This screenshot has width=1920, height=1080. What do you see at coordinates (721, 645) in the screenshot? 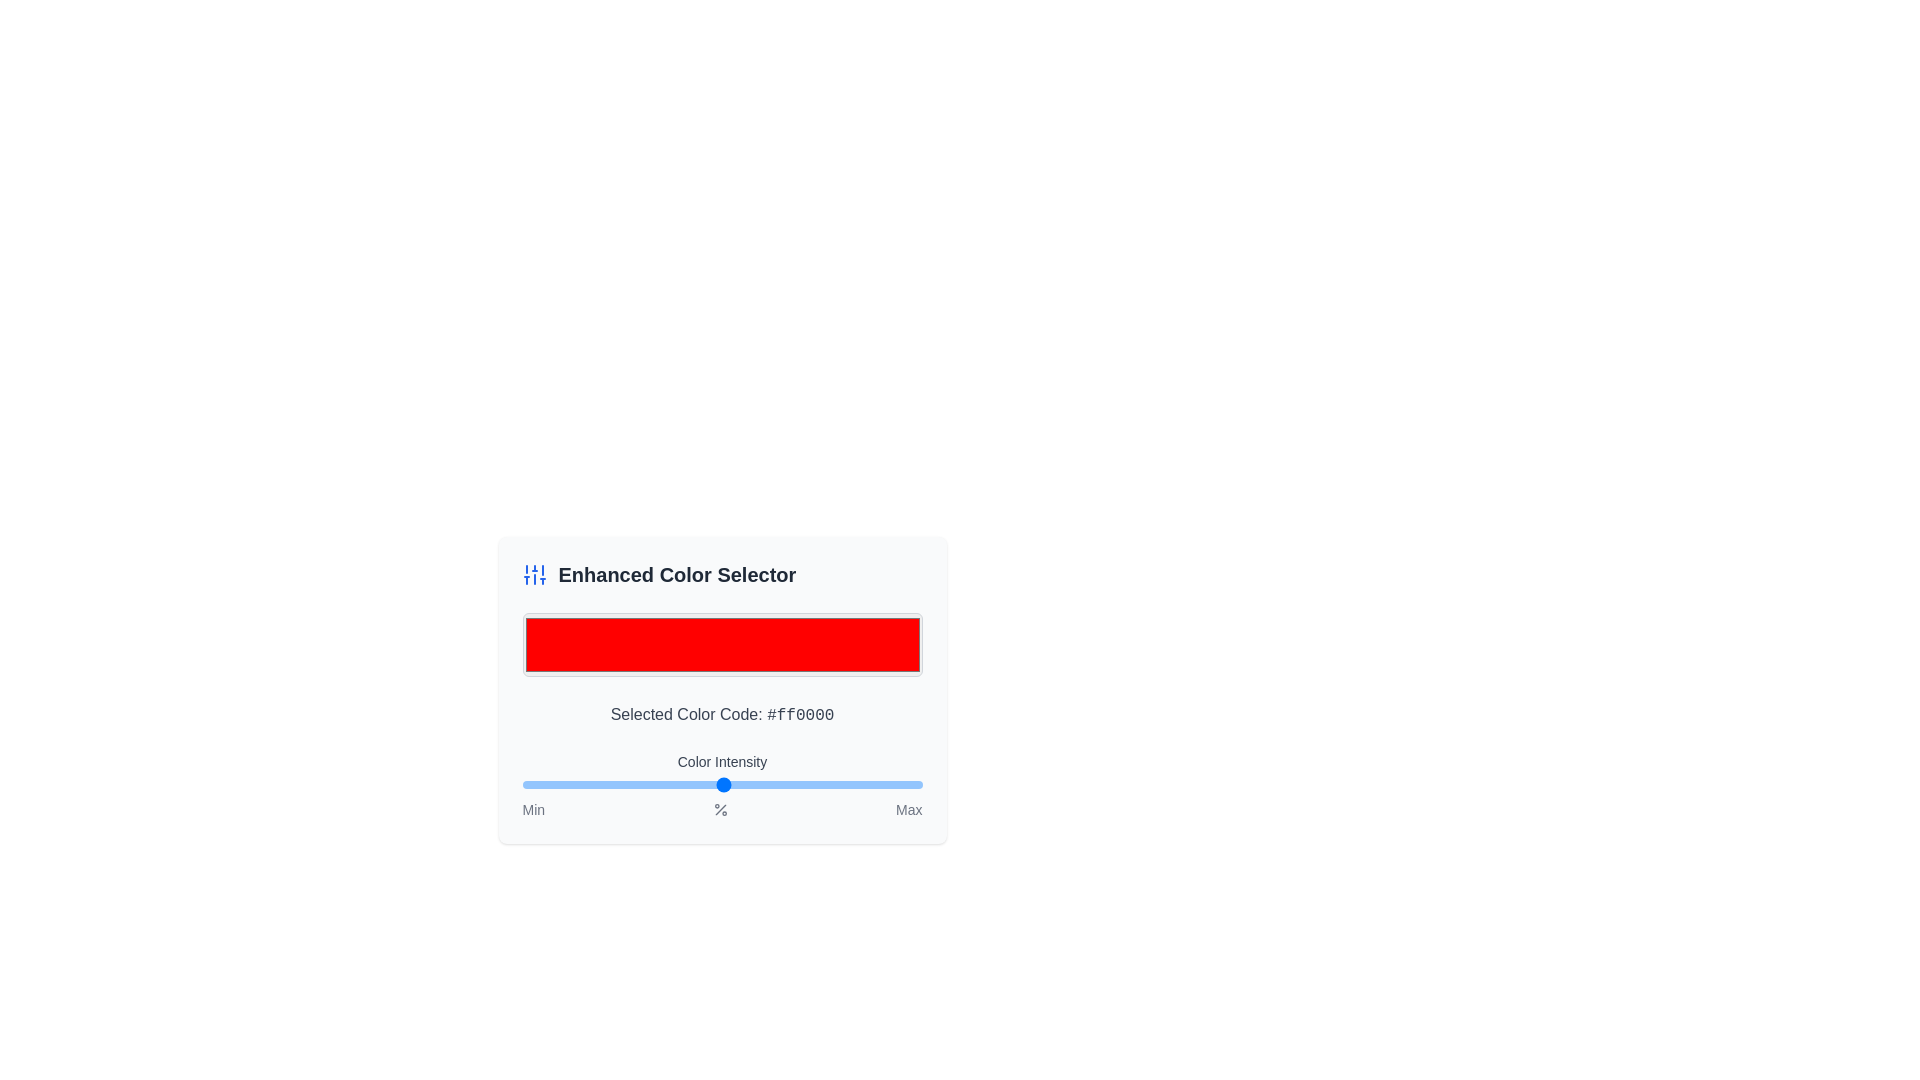
I see `the Color Display Field that shows the currently selected color, which is red with the value '#ff0000'` at bounding box center [721, 645].